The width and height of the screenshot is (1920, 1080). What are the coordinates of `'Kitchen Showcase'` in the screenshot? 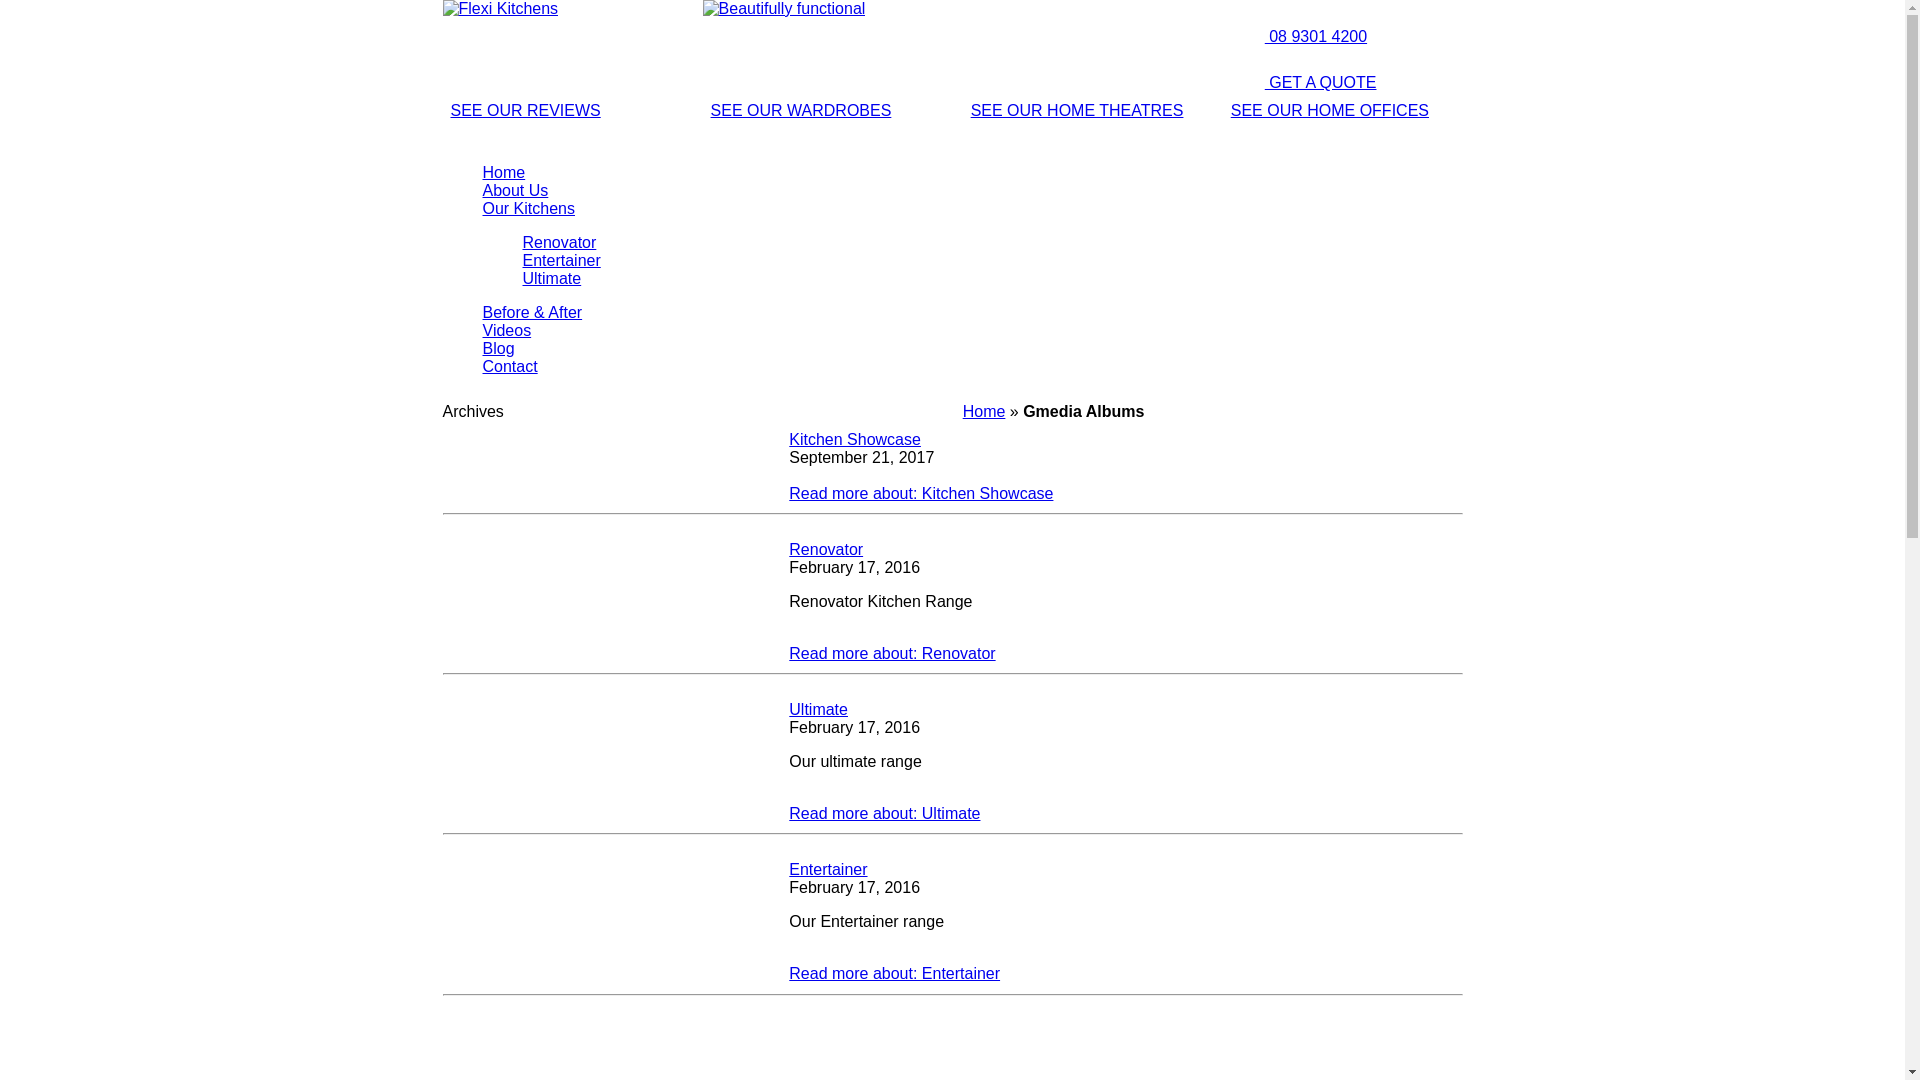 It's located at (854, 438).